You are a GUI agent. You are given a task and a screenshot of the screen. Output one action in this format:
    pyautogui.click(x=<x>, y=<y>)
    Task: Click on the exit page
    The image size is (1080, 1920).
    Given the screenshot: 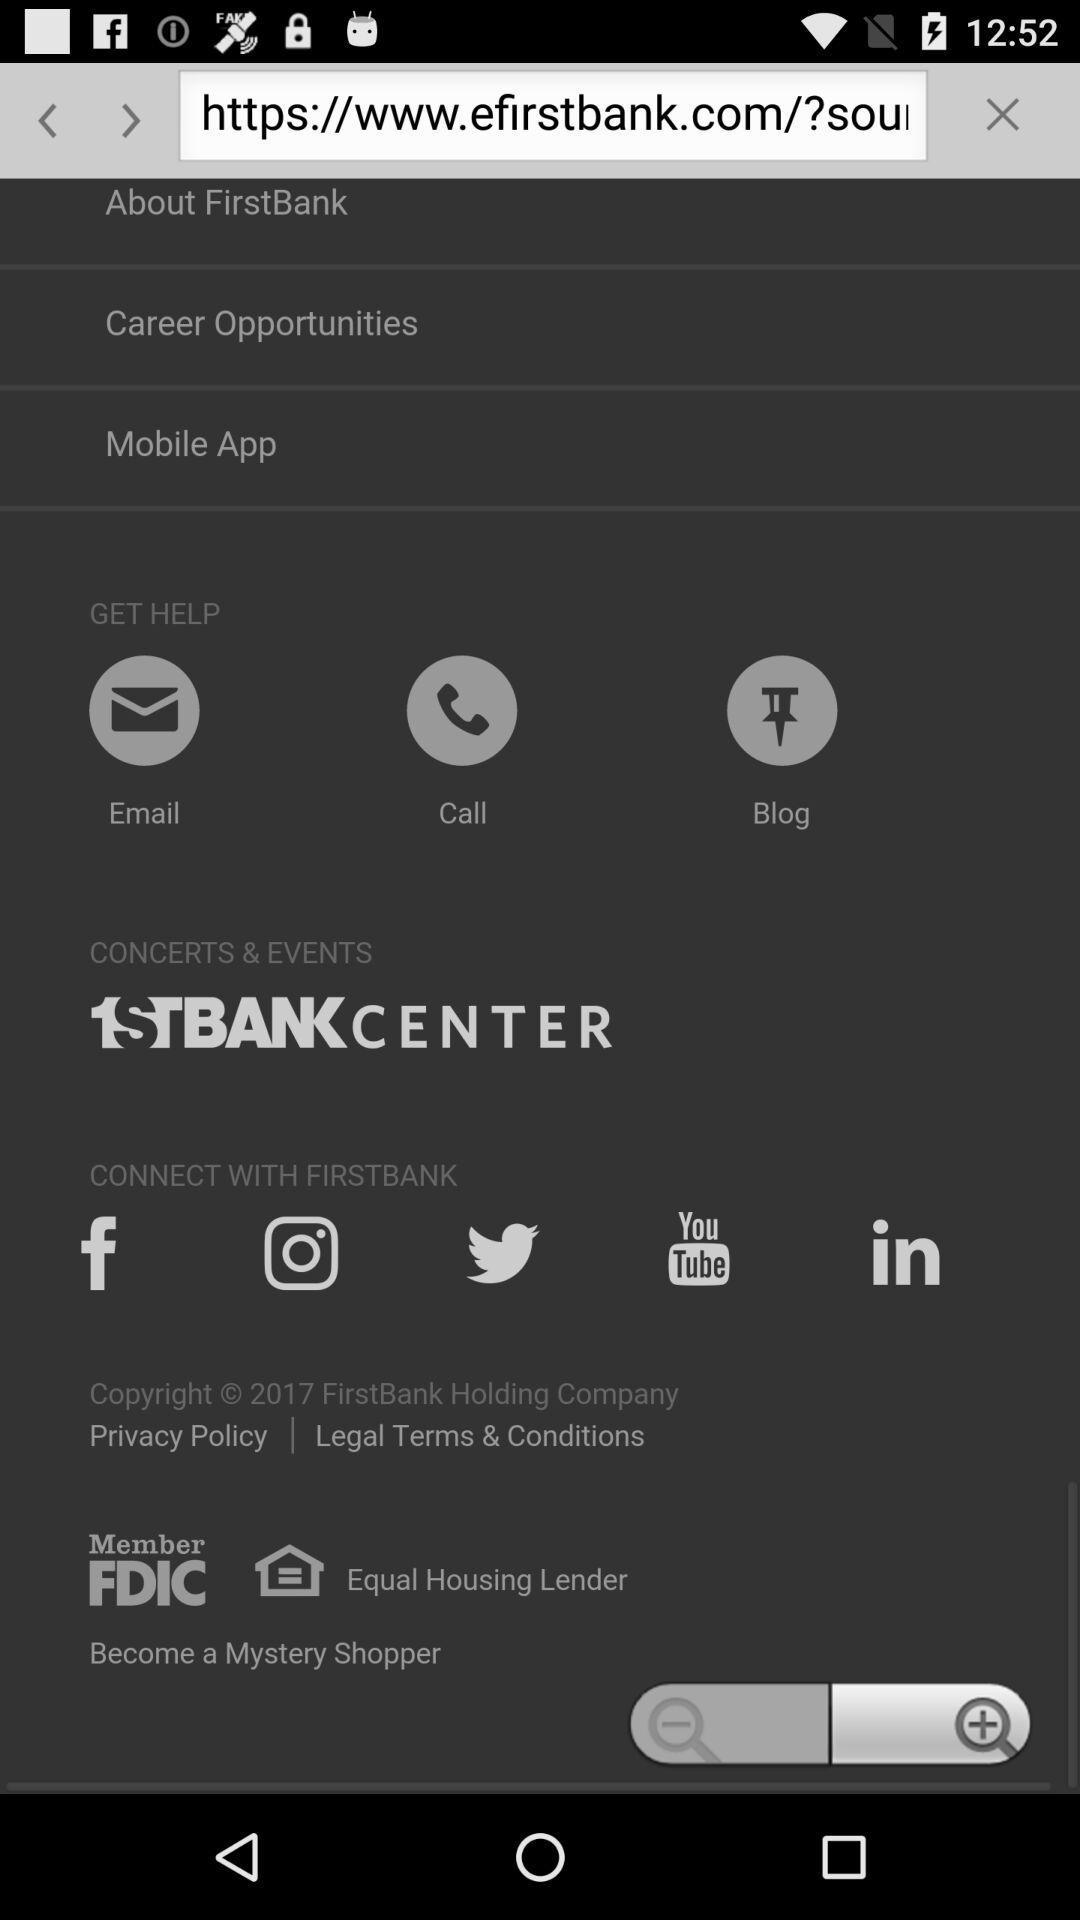 What is the action you would take?
    pyautogui.click(x=1003, y=119)
    